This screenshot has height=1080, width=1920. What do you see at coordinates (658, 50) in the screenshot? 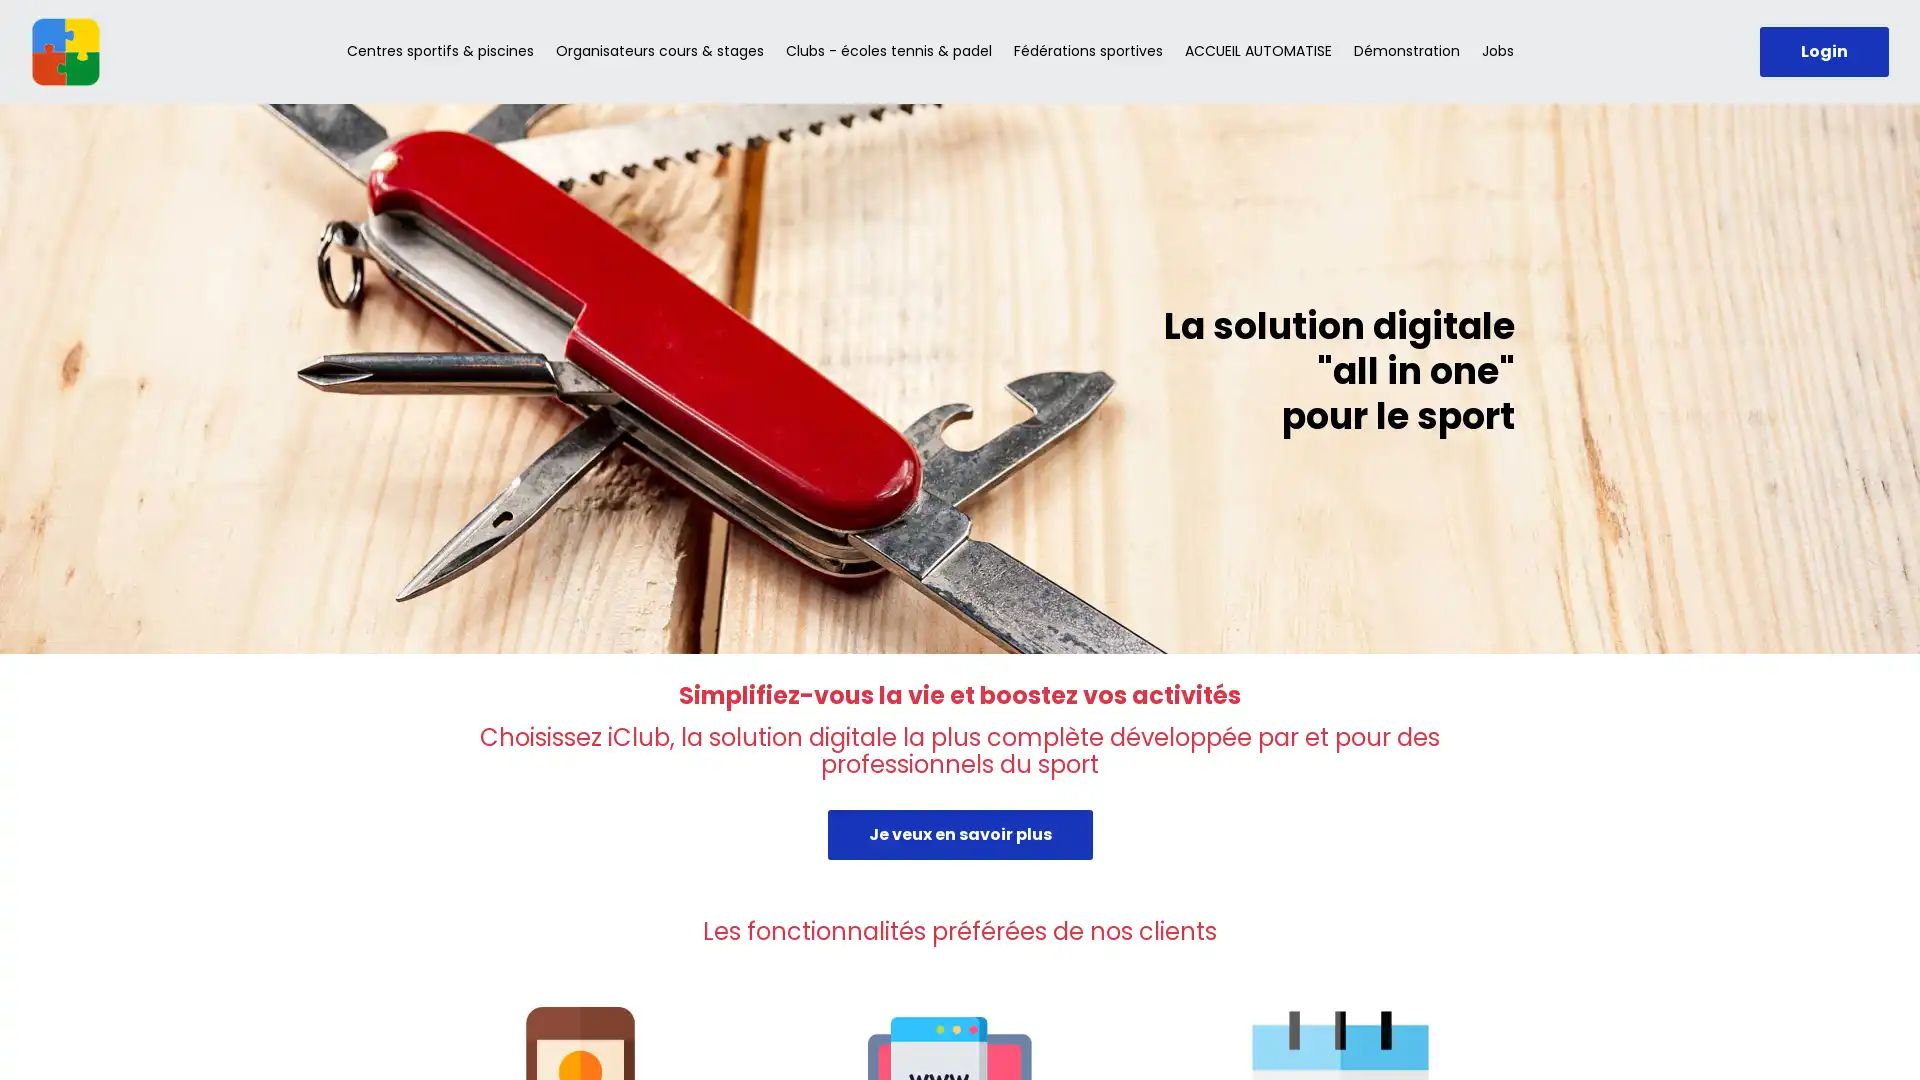
I see `Organisateurs cours & stages` at bounding box center [658, 50].